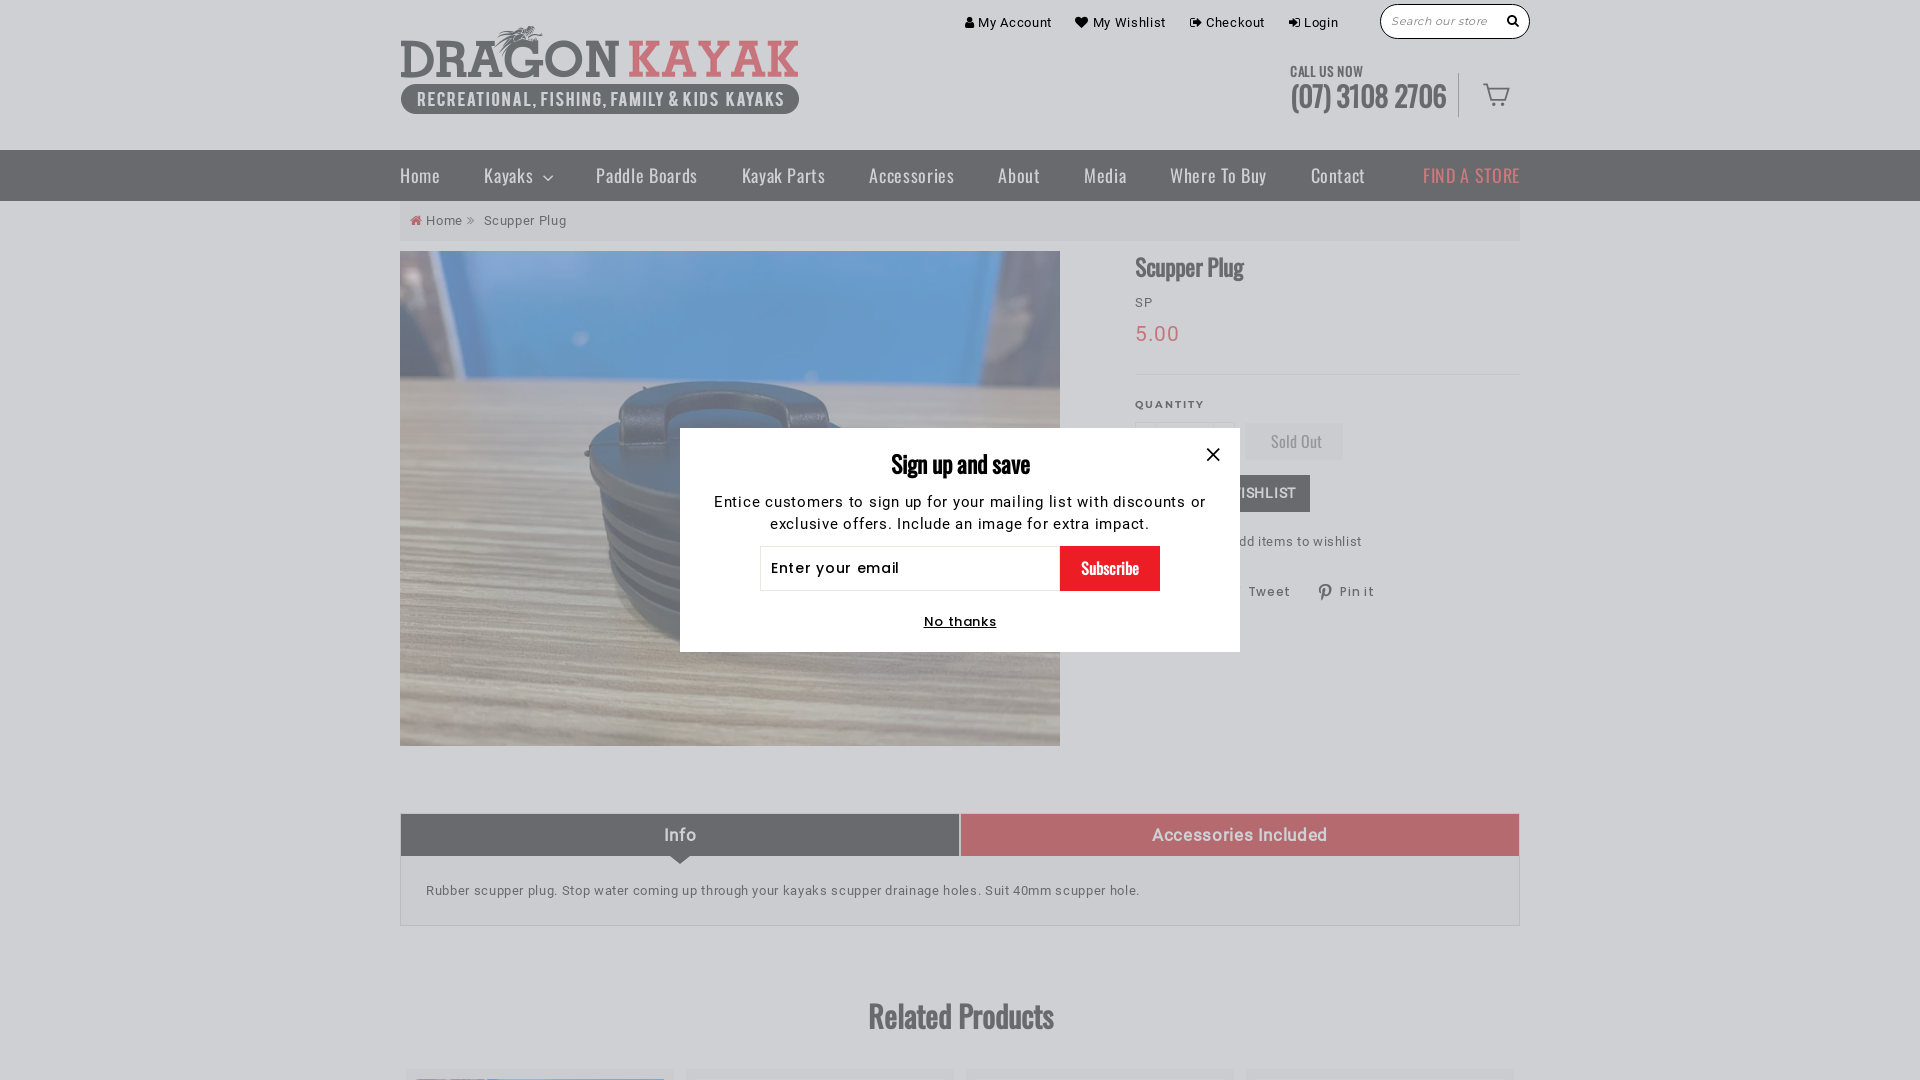  Describe the element at coordinates (1338, 174) in the screenshot. I see `'Contact'` at that location.